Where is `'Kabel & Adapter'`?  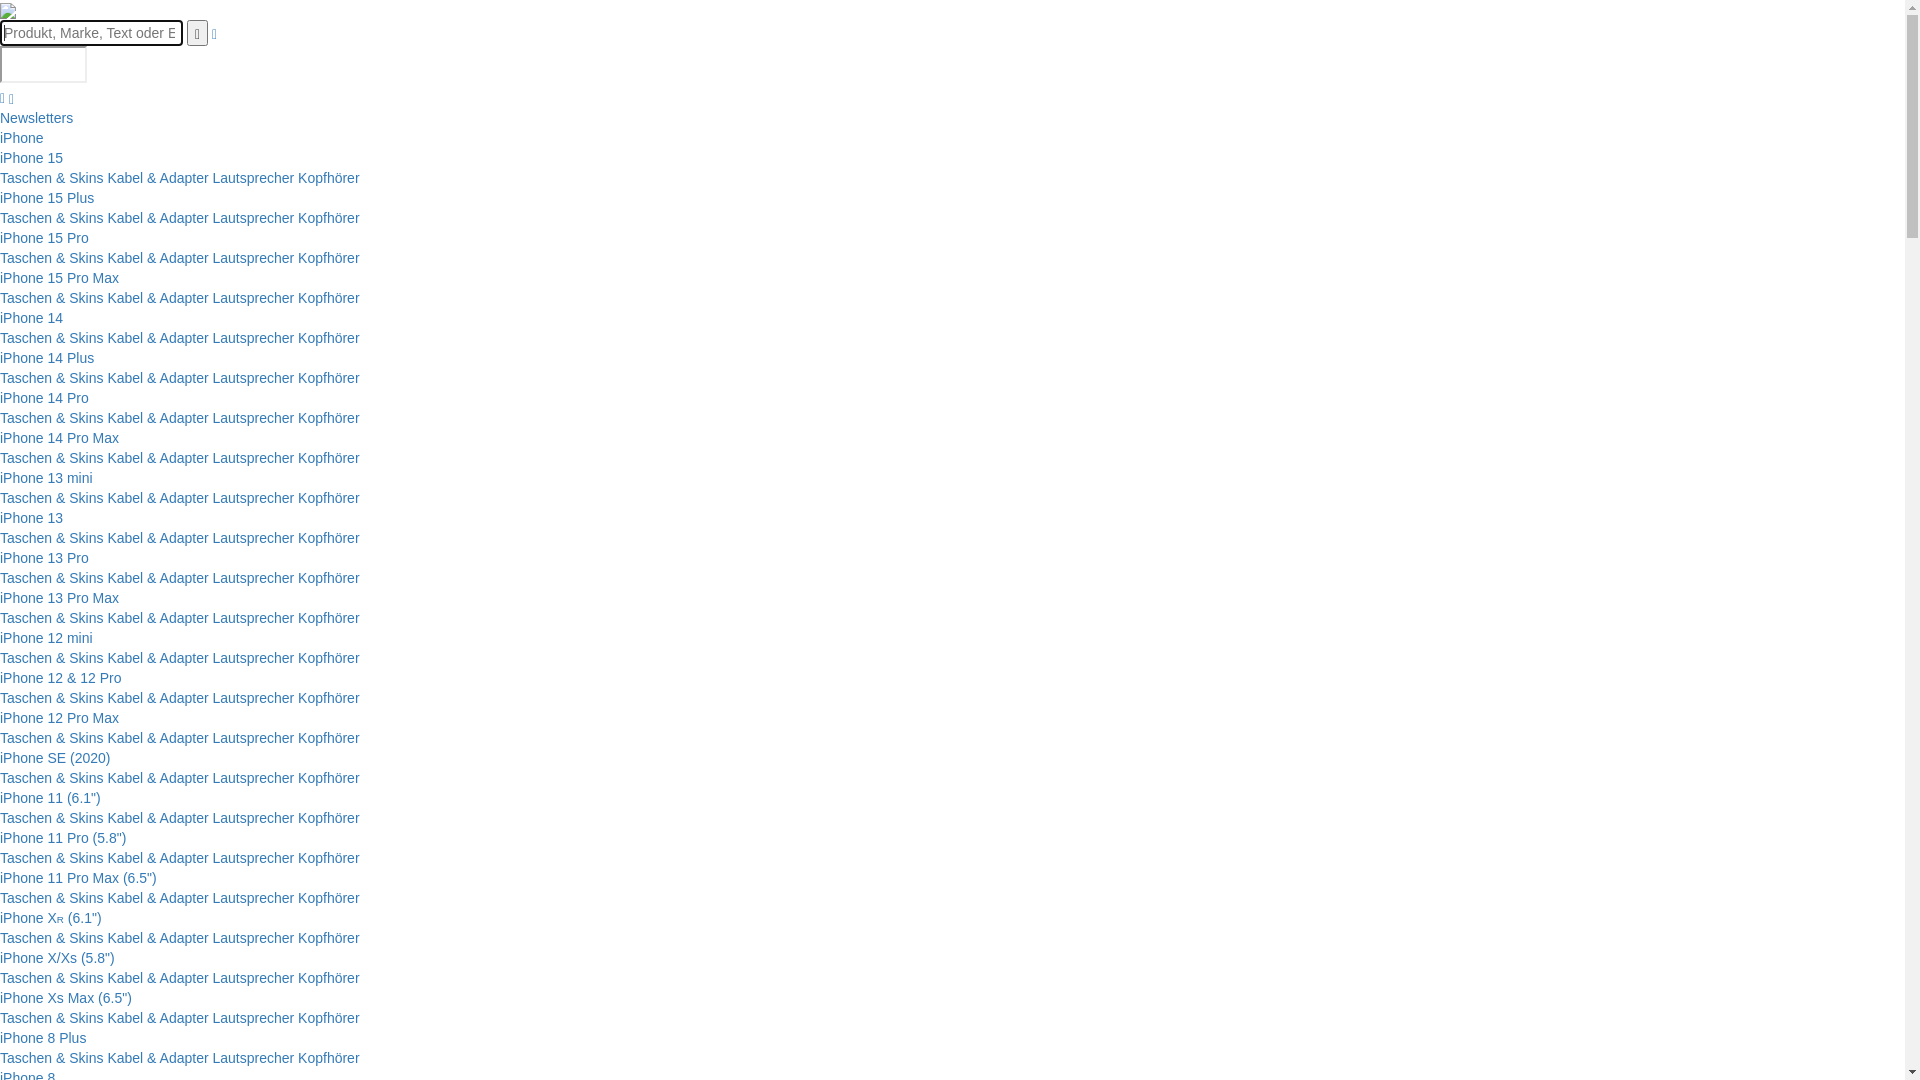
'Kabel & Adapter' is located at coordinates (105, 1056).